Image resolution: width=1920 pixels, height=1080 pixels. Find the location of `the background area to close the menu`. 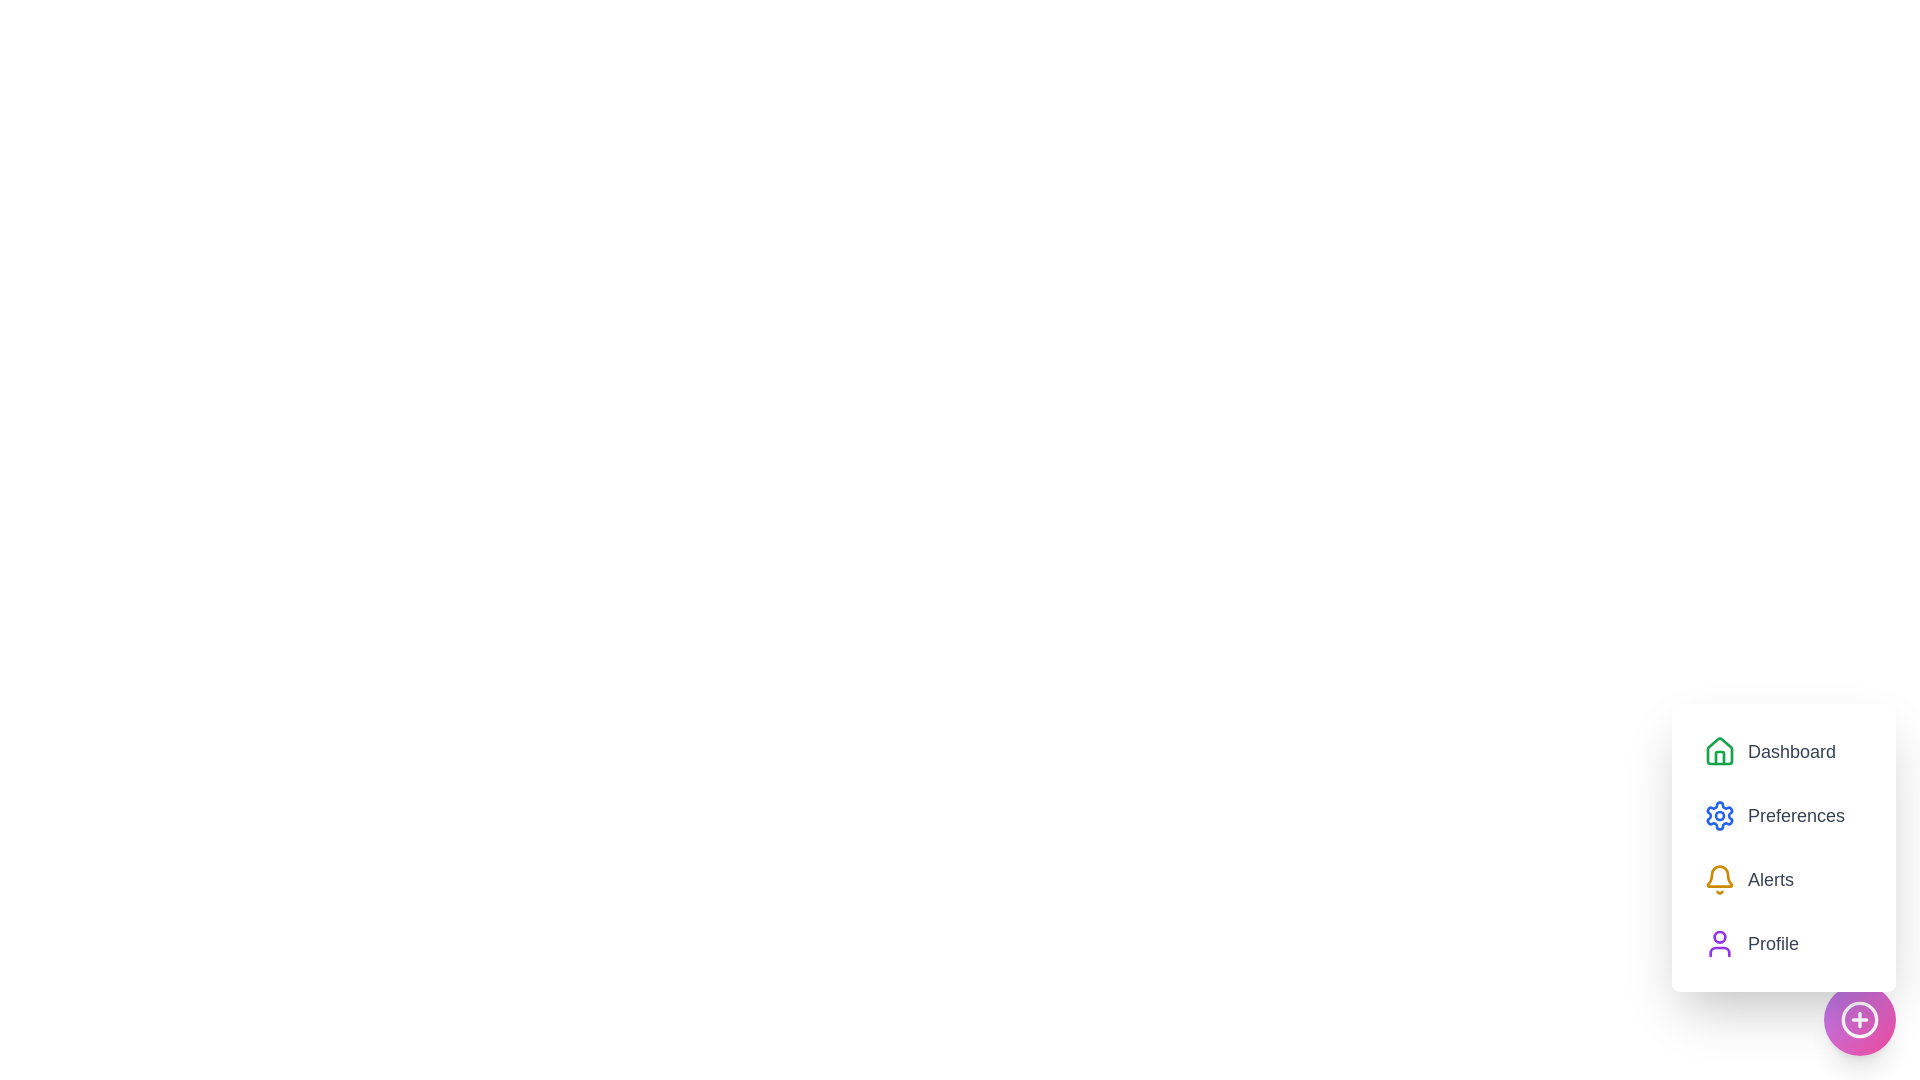

the background area to close the menu is located at coordinates (99, 100).